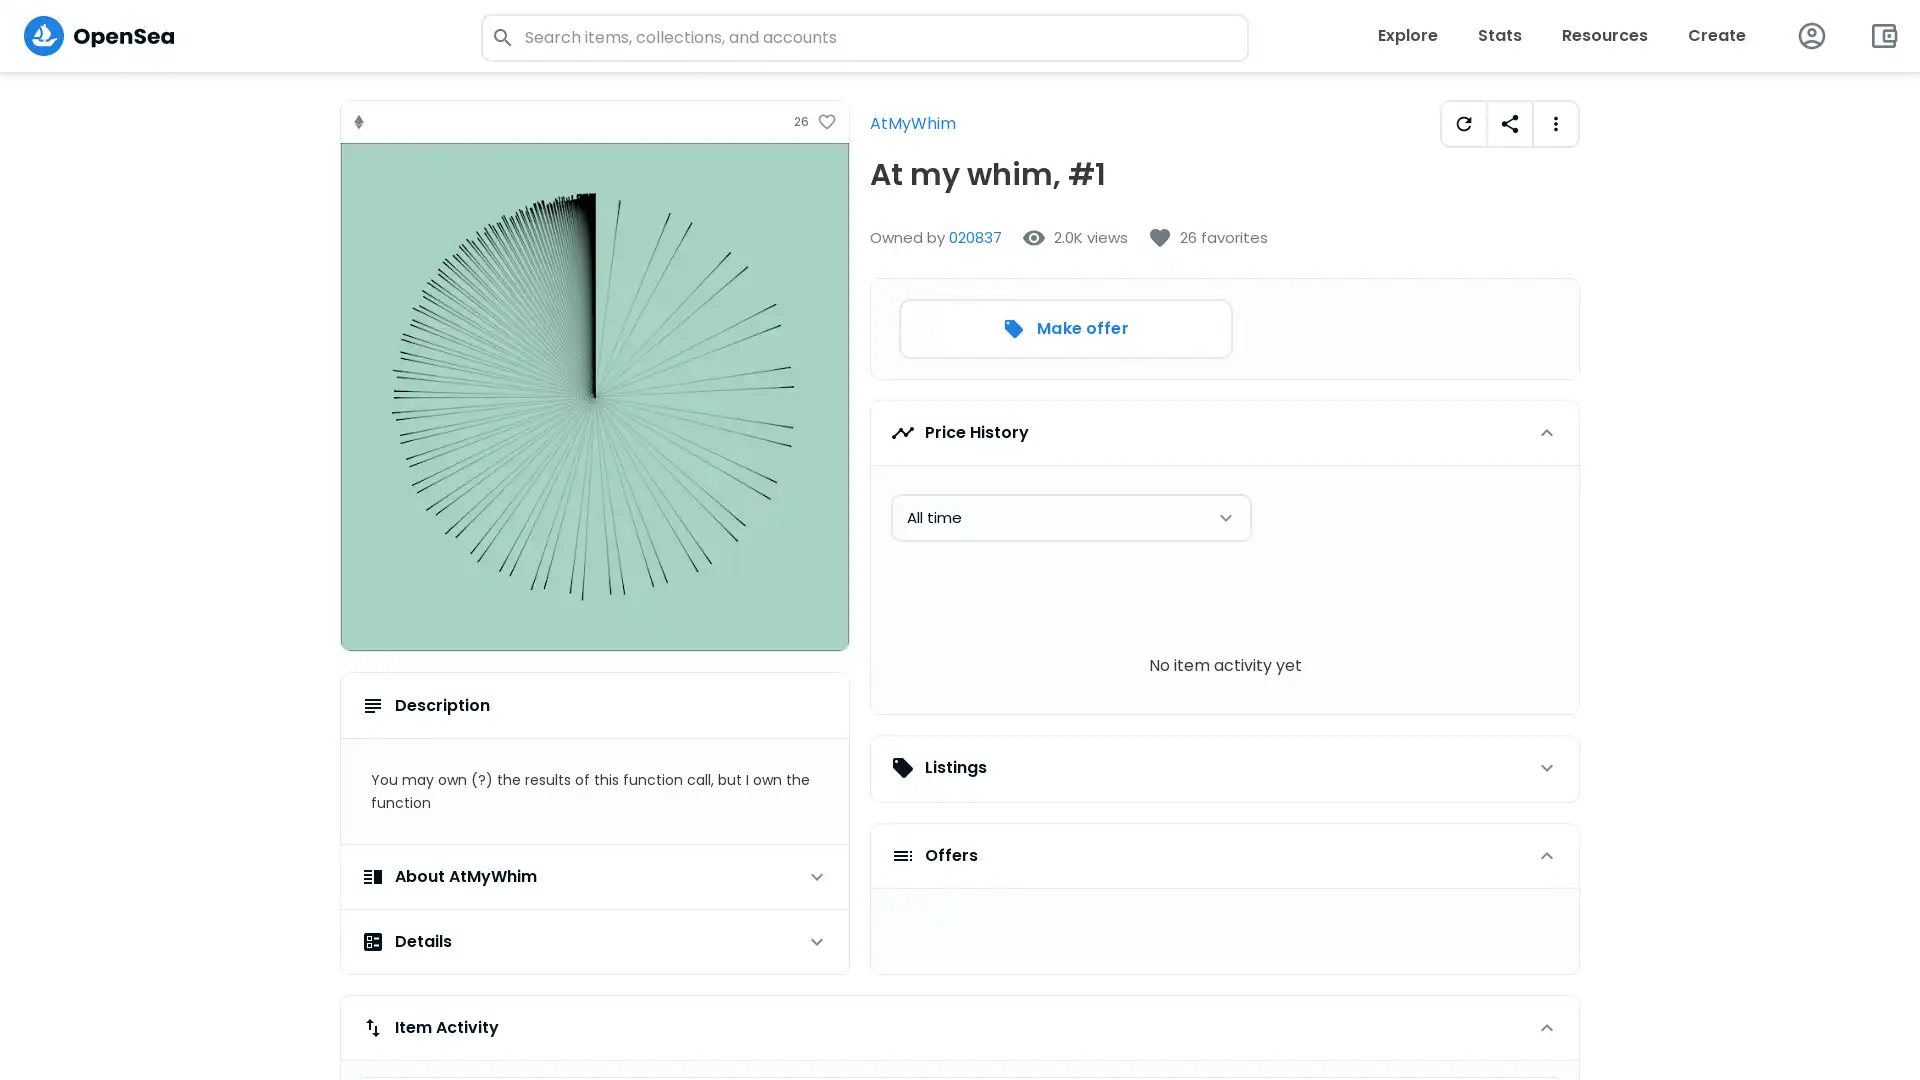  What do you see at coordinates (1207, 237) in the screenshot?
I see `Favorited by` at bounding box center [1207, 237].